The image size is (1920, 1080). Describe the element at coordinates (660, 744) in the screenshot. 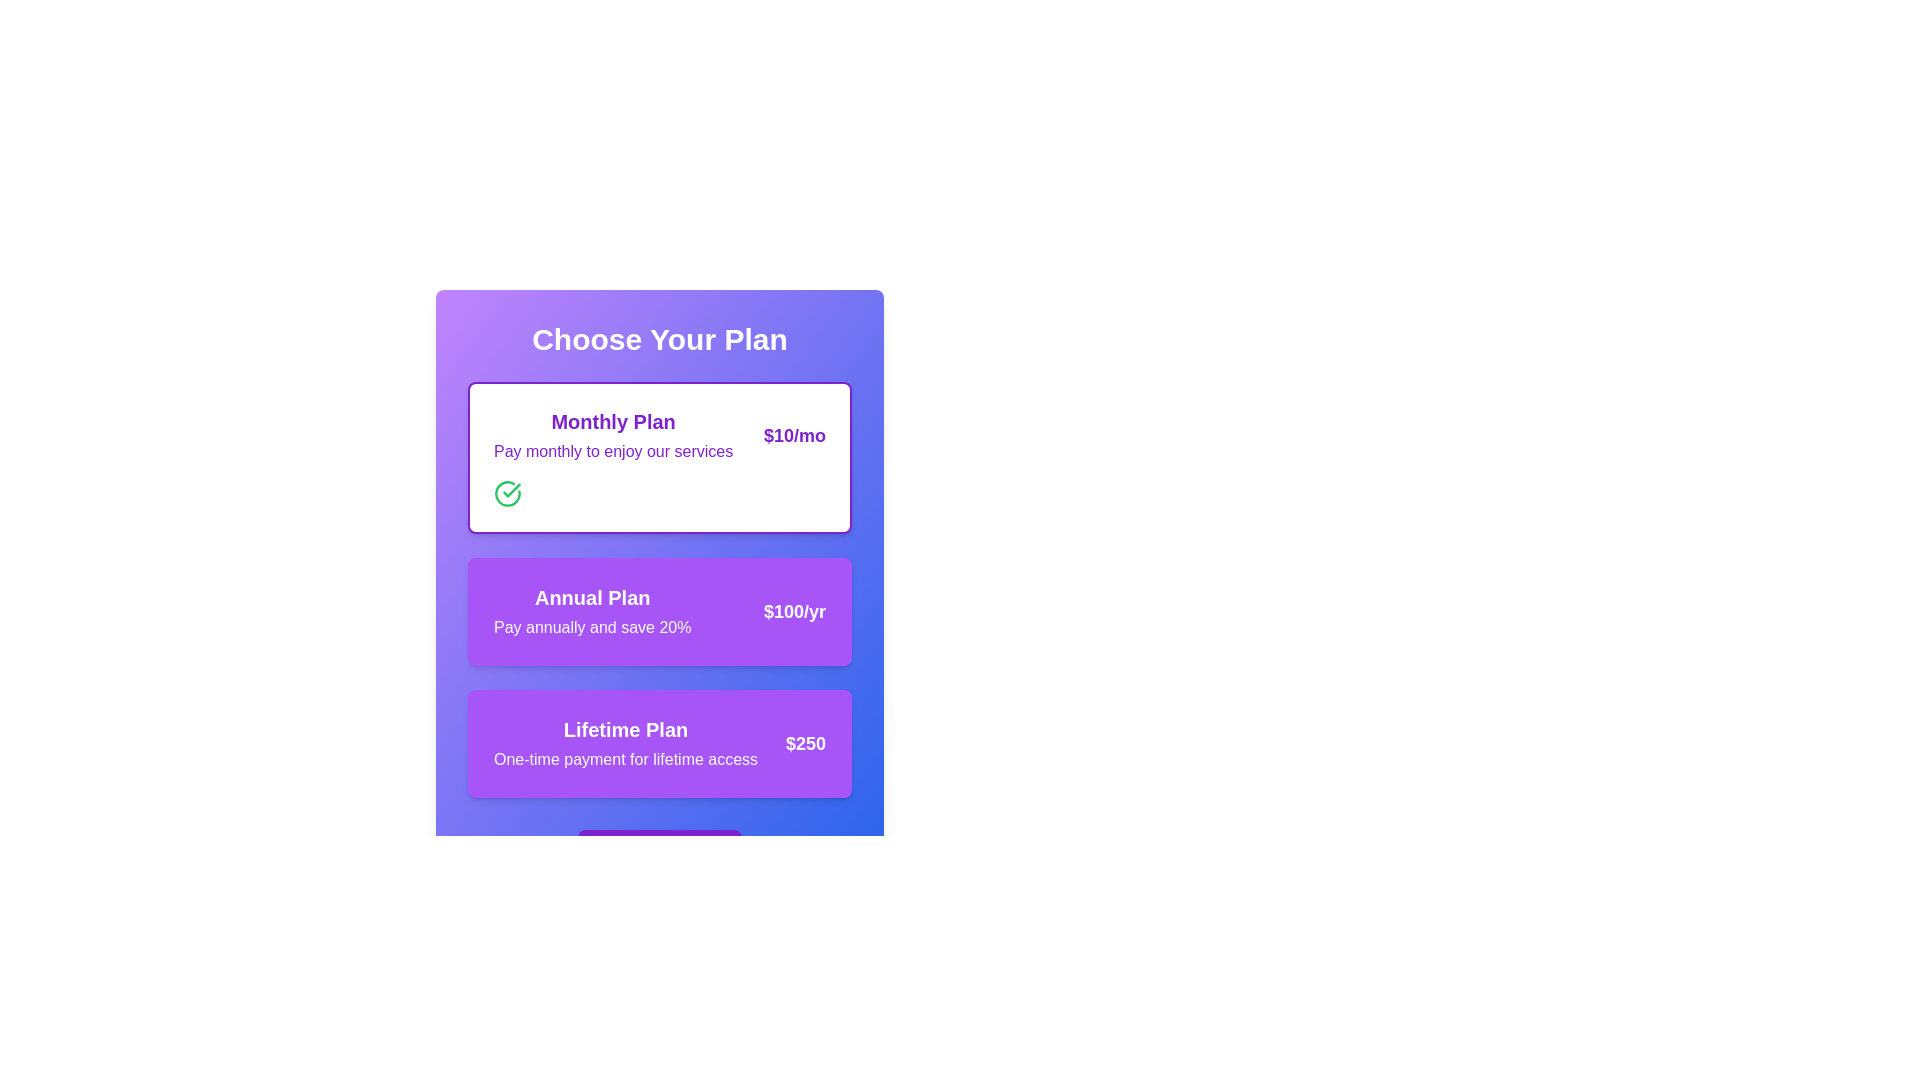

I see `the 'Lifetime Plan' card, which is the third card in a vertical stack of payment plans` at that location.